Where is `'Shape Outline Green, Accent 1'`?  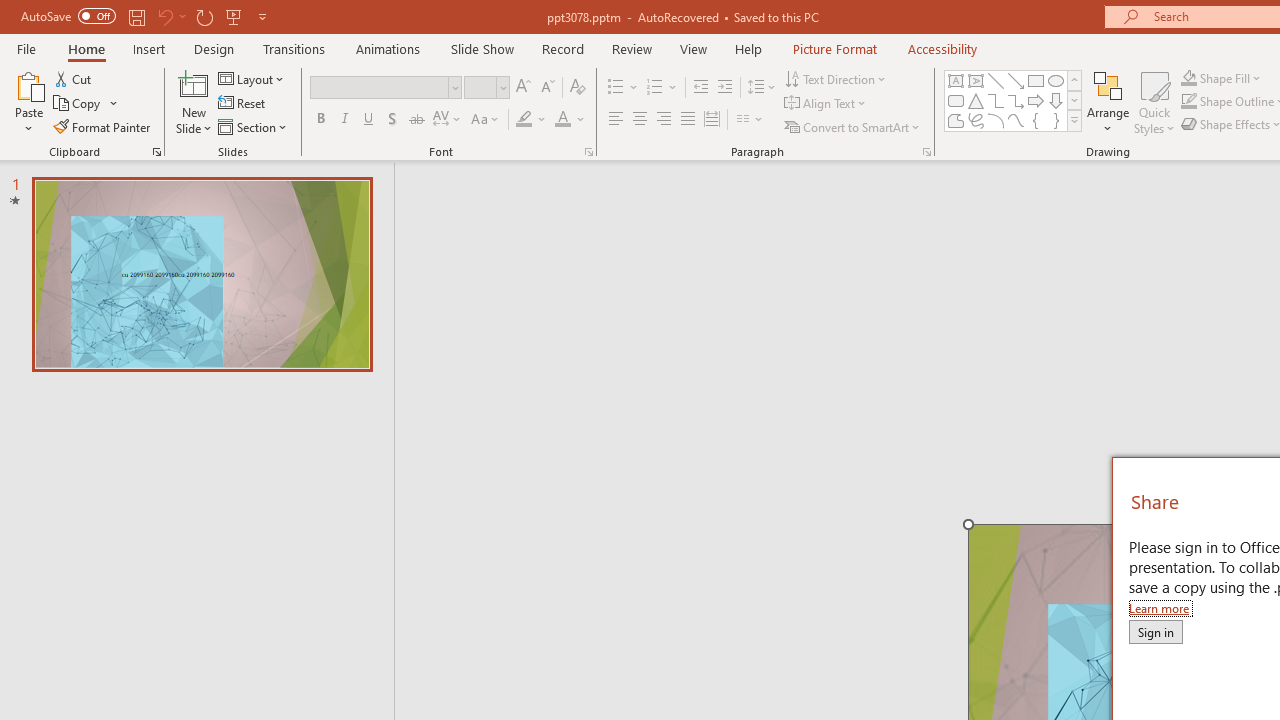 'Shape Outline Green, Accent 1' is located at coordinates (1189, 101).